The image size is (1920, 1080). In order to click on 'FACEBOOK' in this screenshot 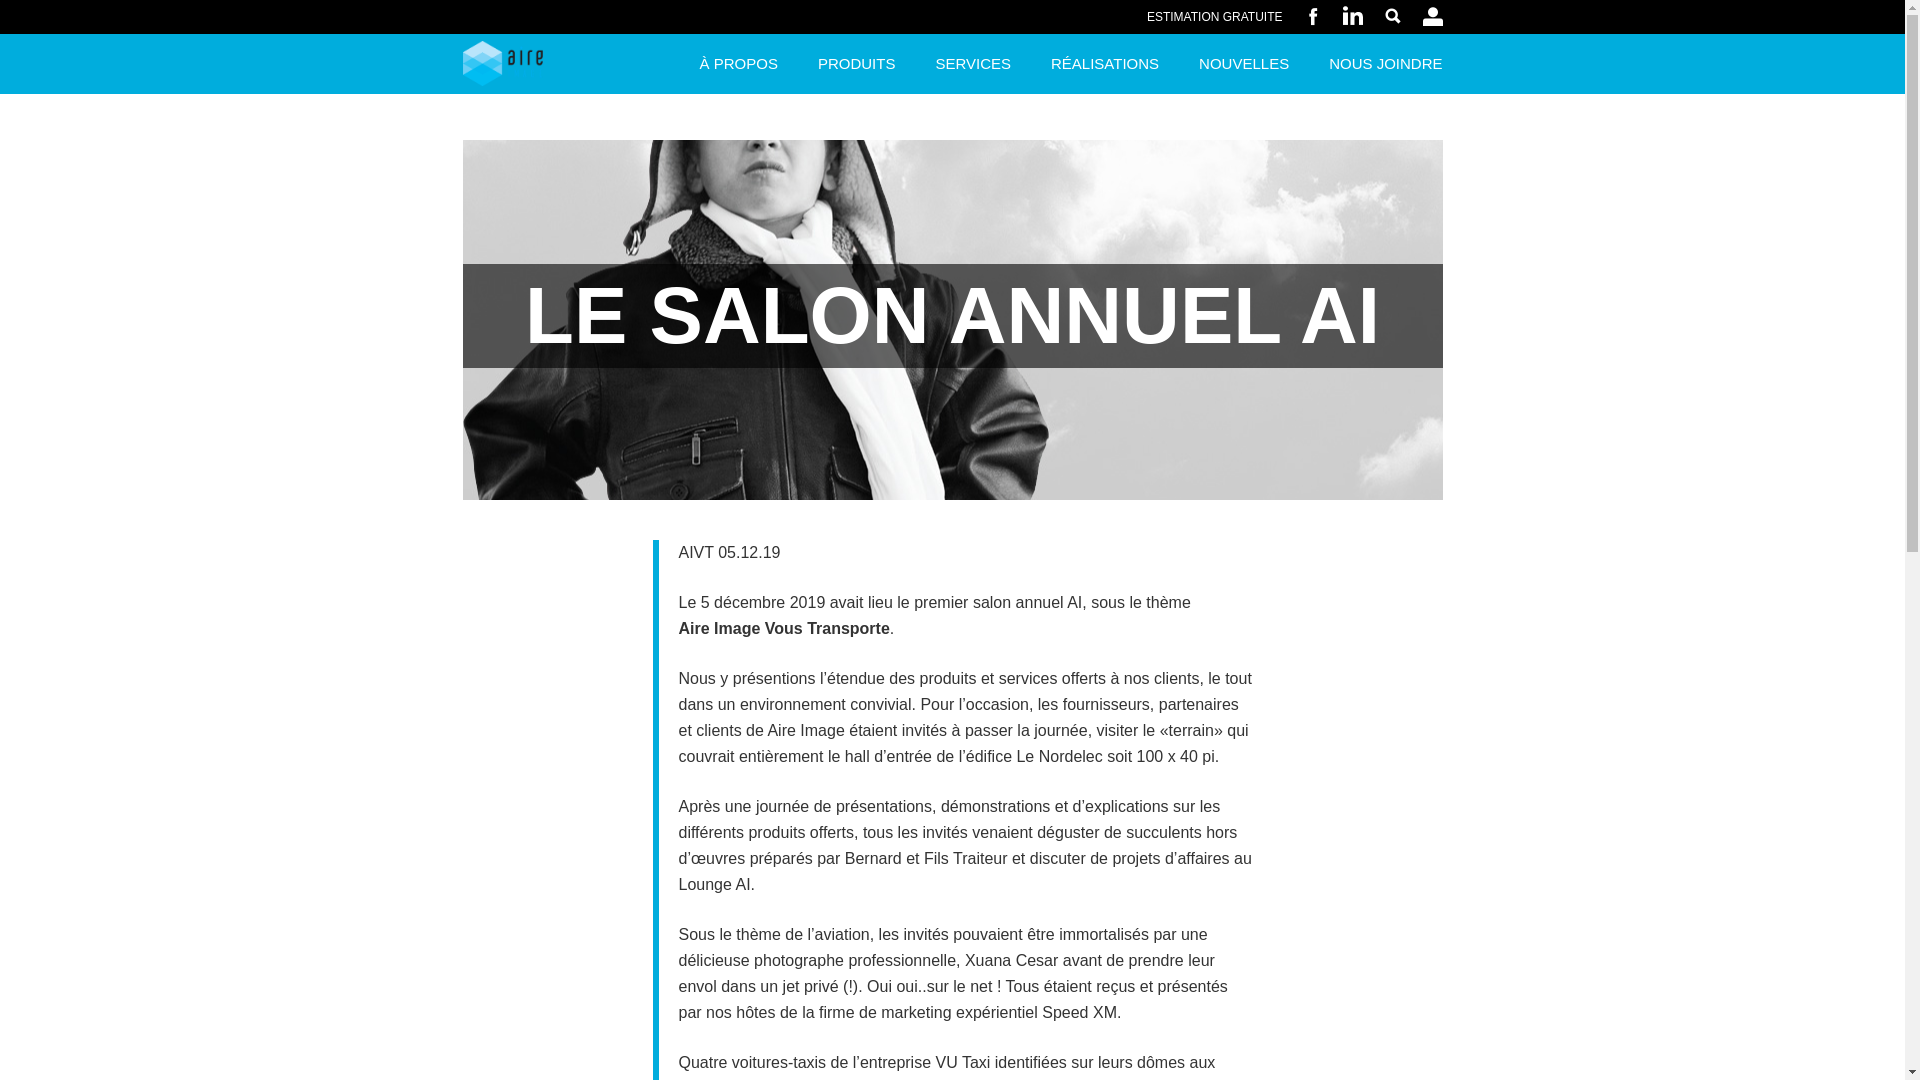, I will do `click(1301, 15)`.